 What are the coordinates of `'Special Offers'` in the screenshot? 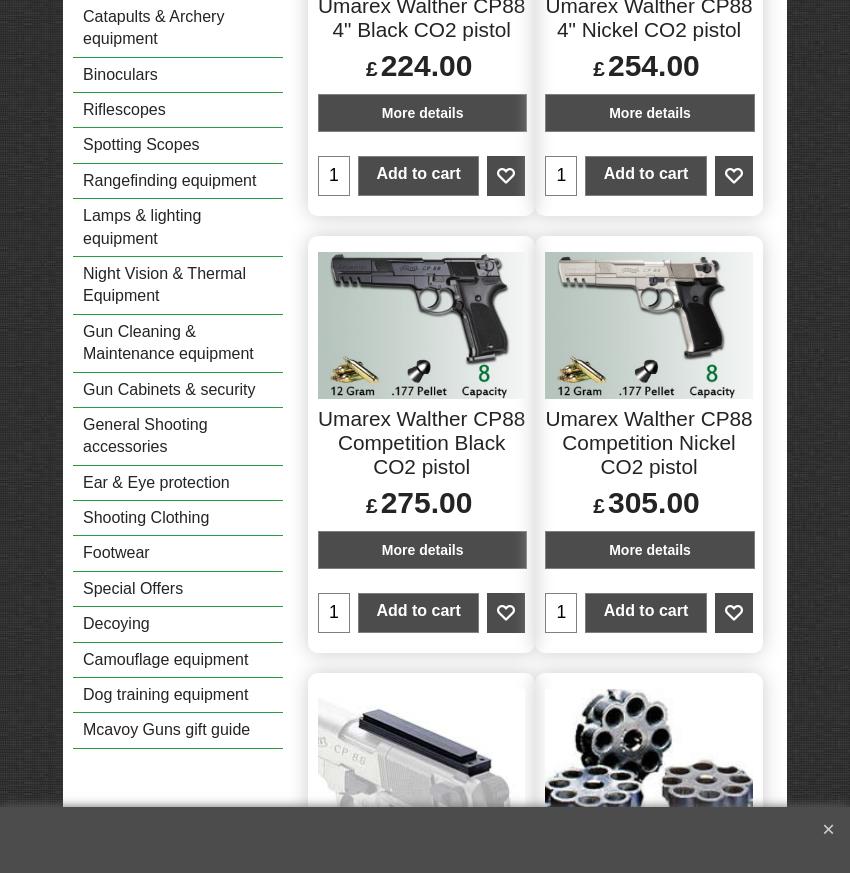 It's located at (133, 586).